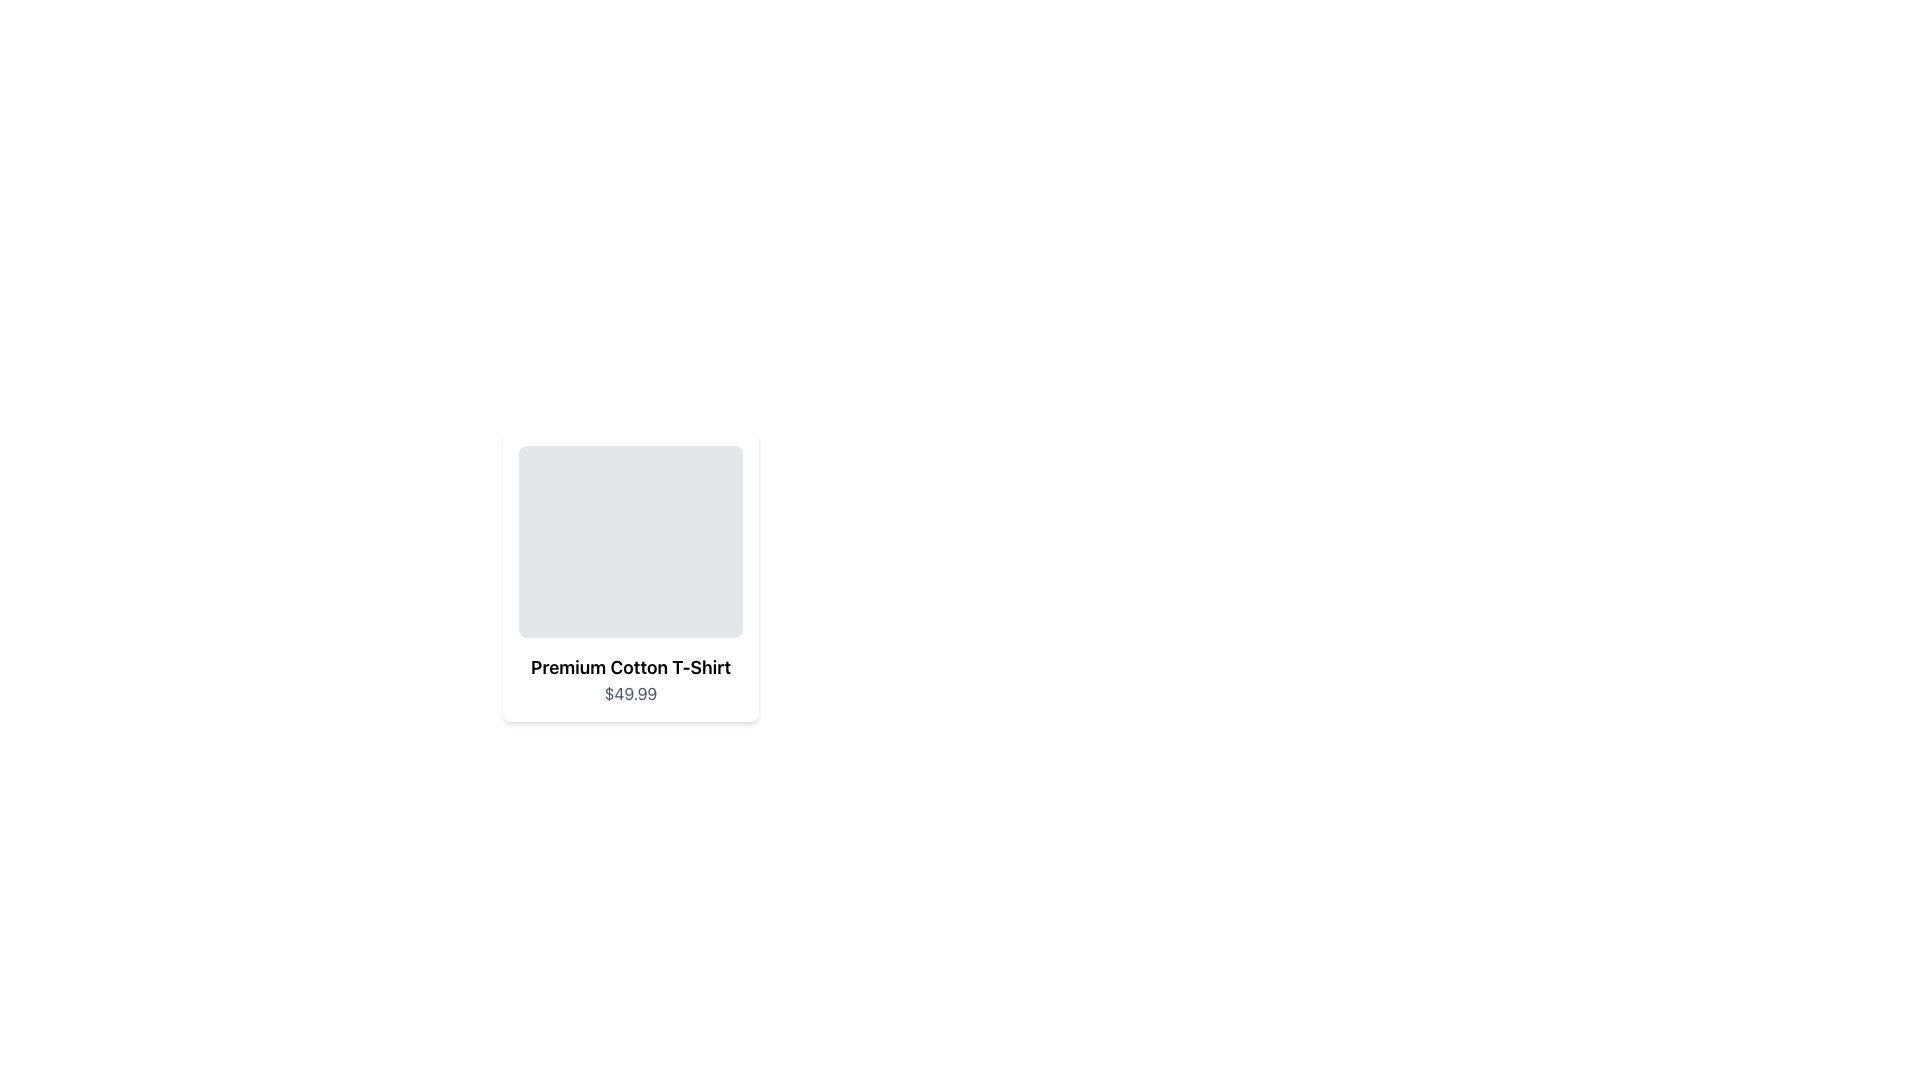 The image size is (1920, 1080). Describe the element at coordinates (629, 693) in the screenshot. I see `the price value displayed in the text label located directly below the title 'Premium Cotton T-Shirt' in the card layout` at that location.